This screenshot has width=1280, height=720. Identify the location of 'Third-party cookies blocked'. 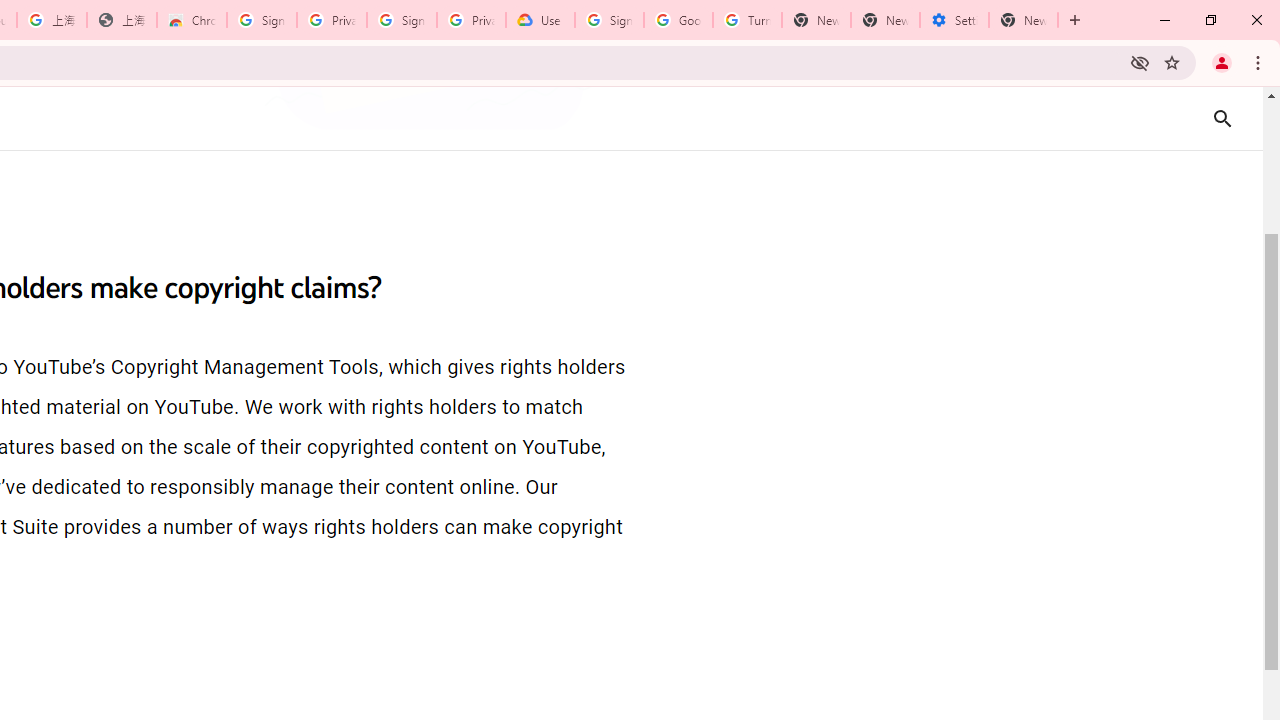
(1139, 61).